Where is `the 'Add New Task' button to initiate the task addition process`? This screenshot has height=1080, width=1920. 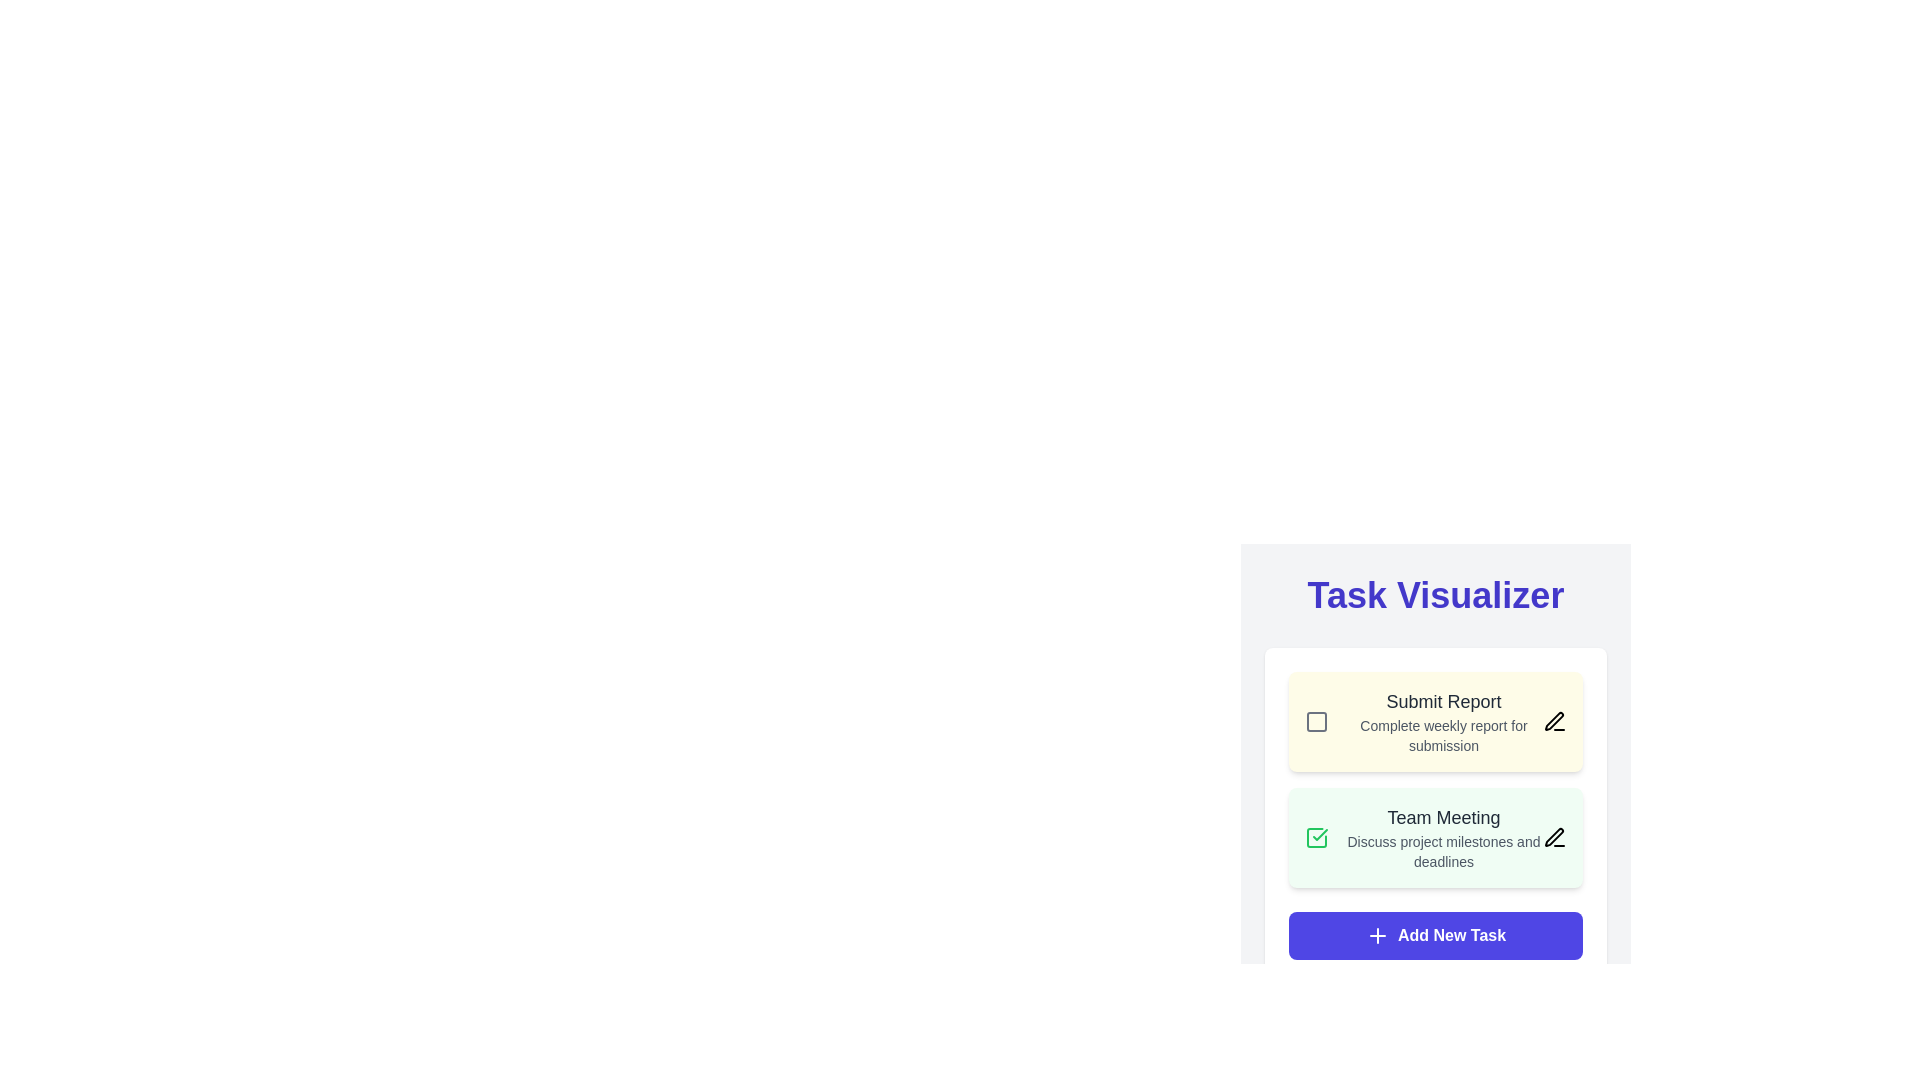 the 'Add New Task' button to initiate the task addition process is located at coordinates (1434, 936).